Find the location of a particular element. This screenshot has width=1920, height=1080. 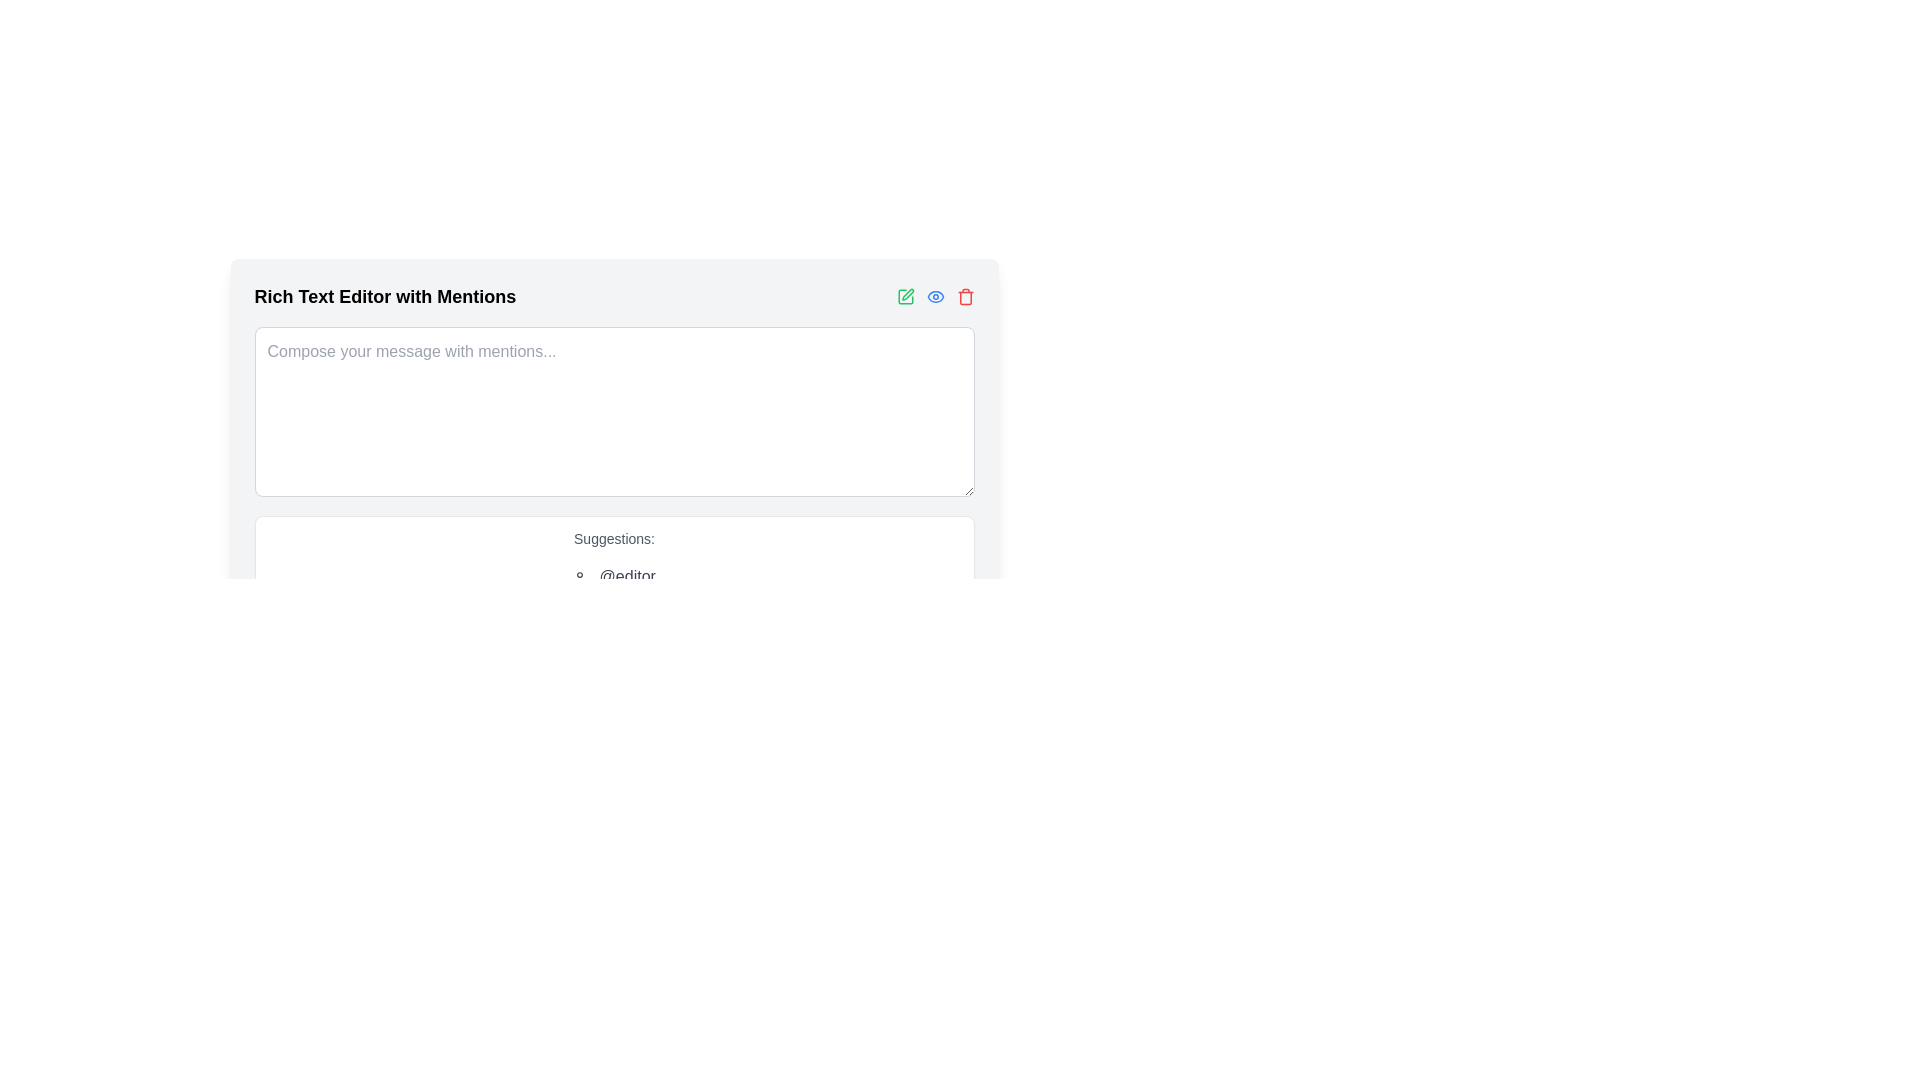

the red trash can icon located at the top-right area above the 'Rich Text Editor with Mentions' input field is located at coordinates (965, 297).